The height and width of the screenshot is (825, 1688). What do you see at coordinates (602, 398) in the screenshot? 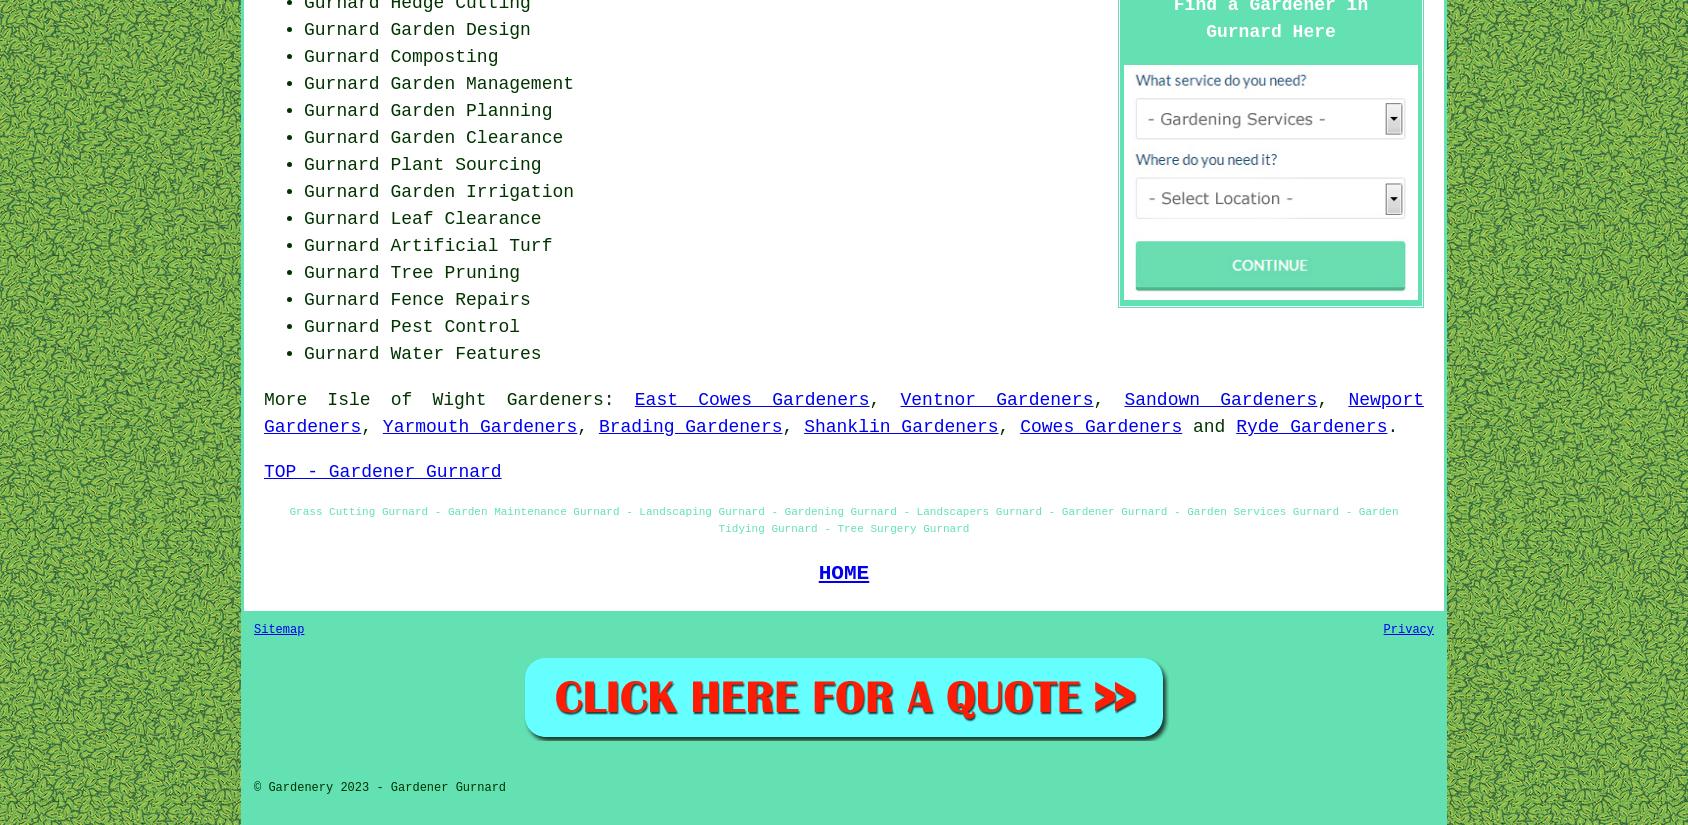
I see `':'` at bounding box center [602, 398].